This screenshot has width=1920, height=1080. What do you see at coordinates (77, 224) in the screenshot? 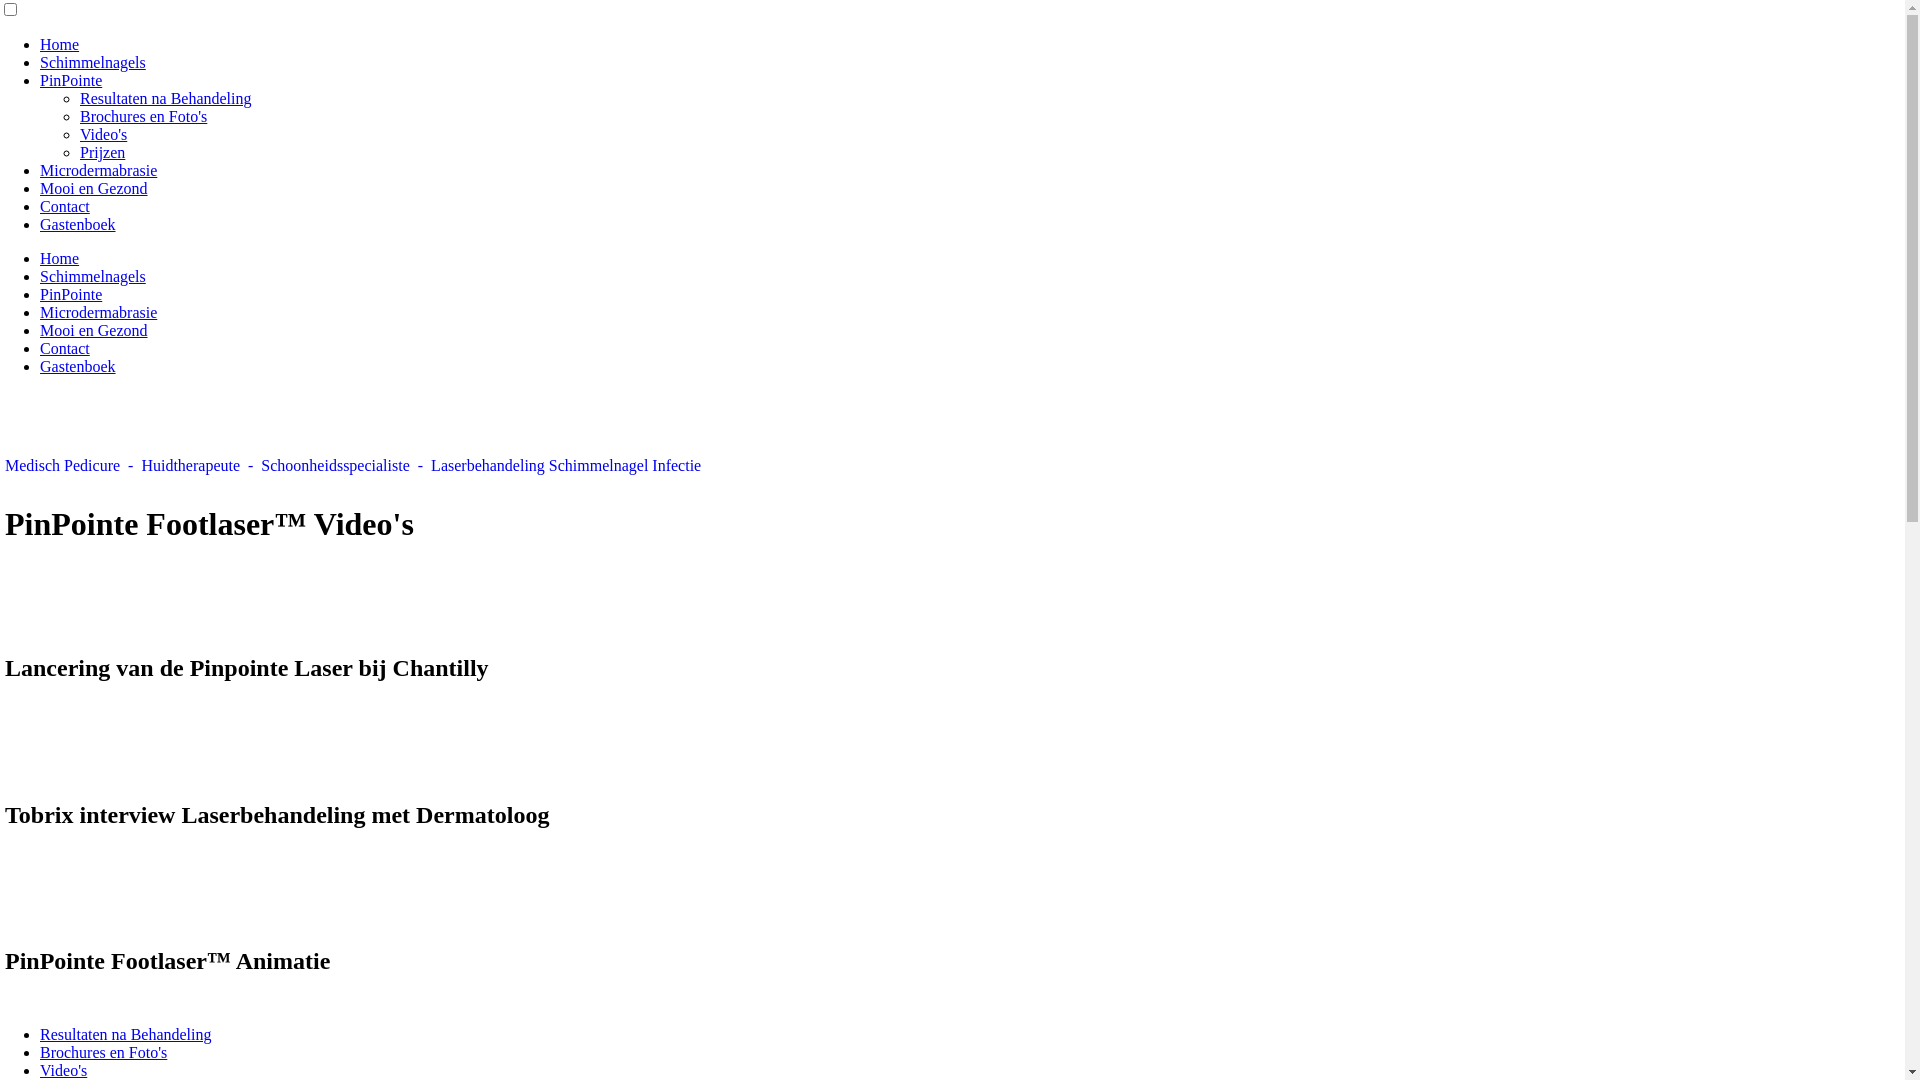
I see `'Gastenboek'` at bounding box center [77, 224].